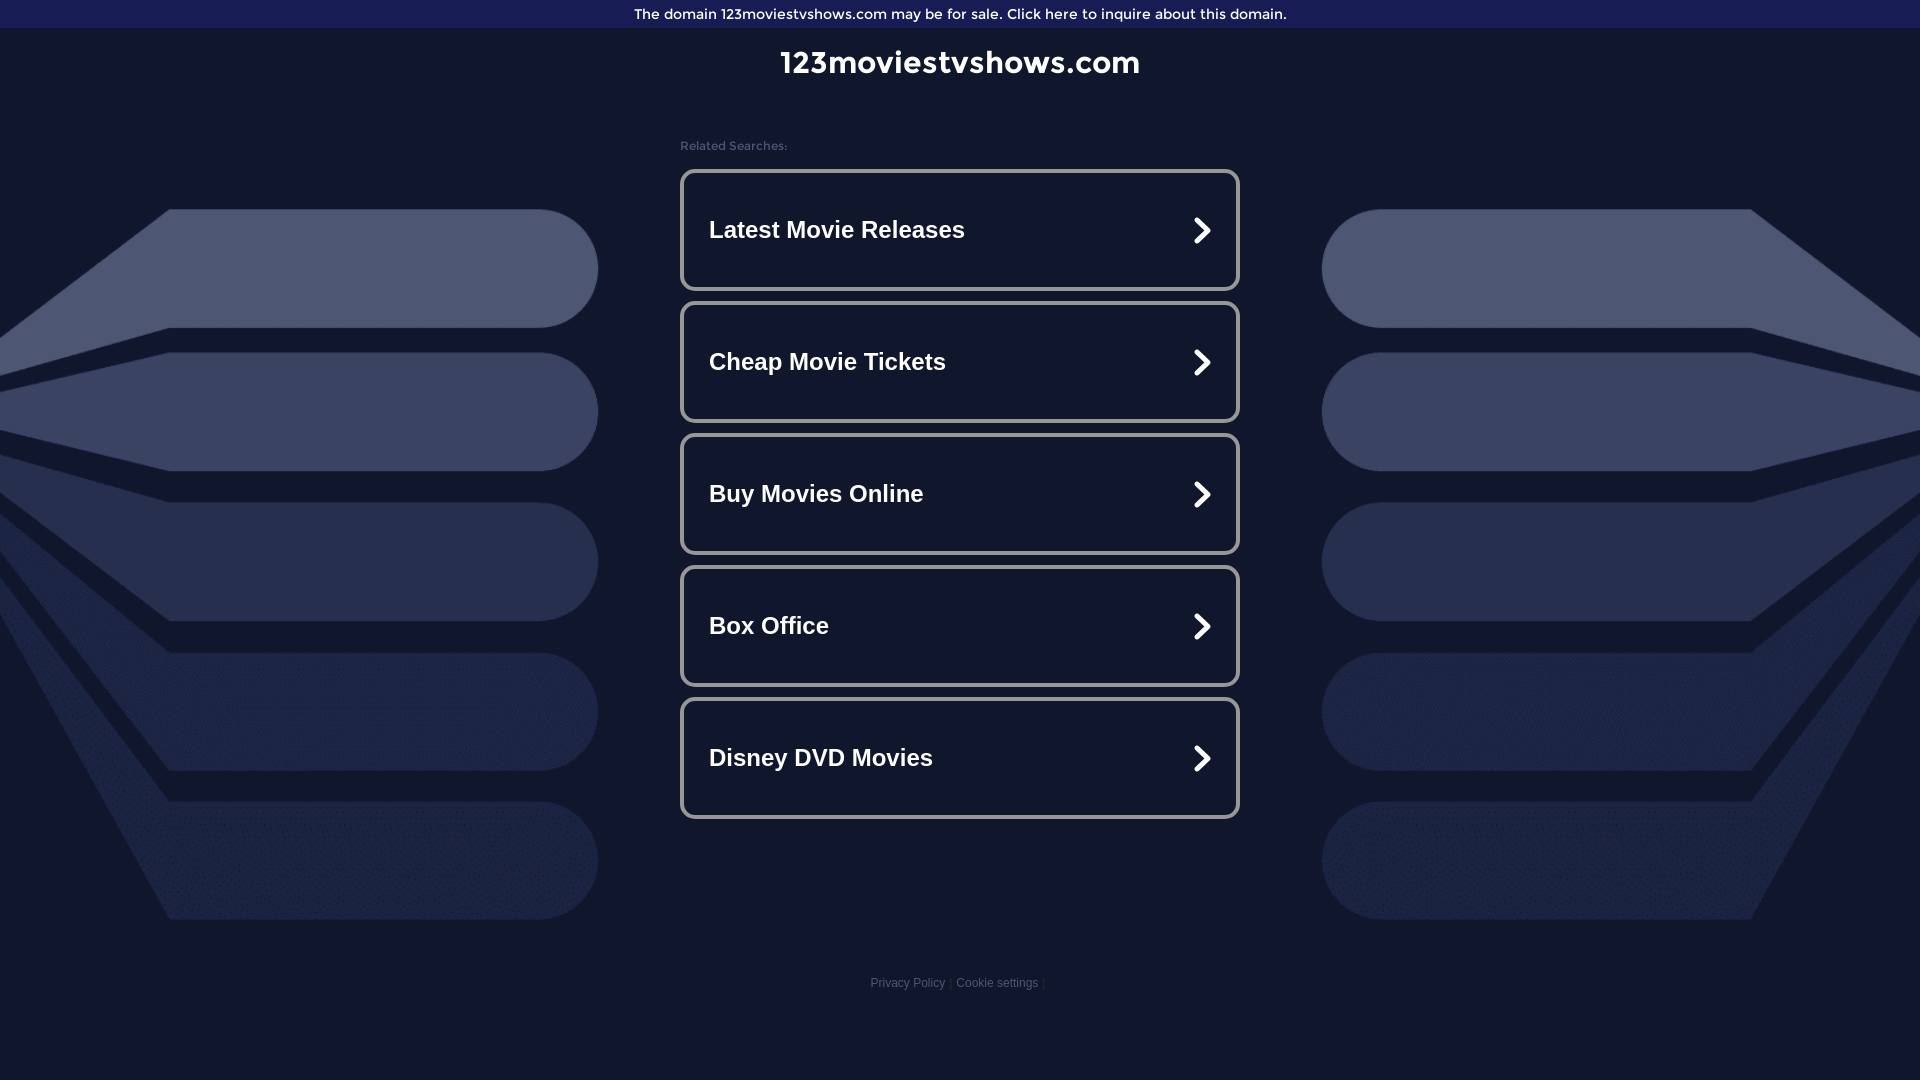 The width and height of the screenshot is (1920, 1080). I want to click on 'Box Office', so click(960, 624).